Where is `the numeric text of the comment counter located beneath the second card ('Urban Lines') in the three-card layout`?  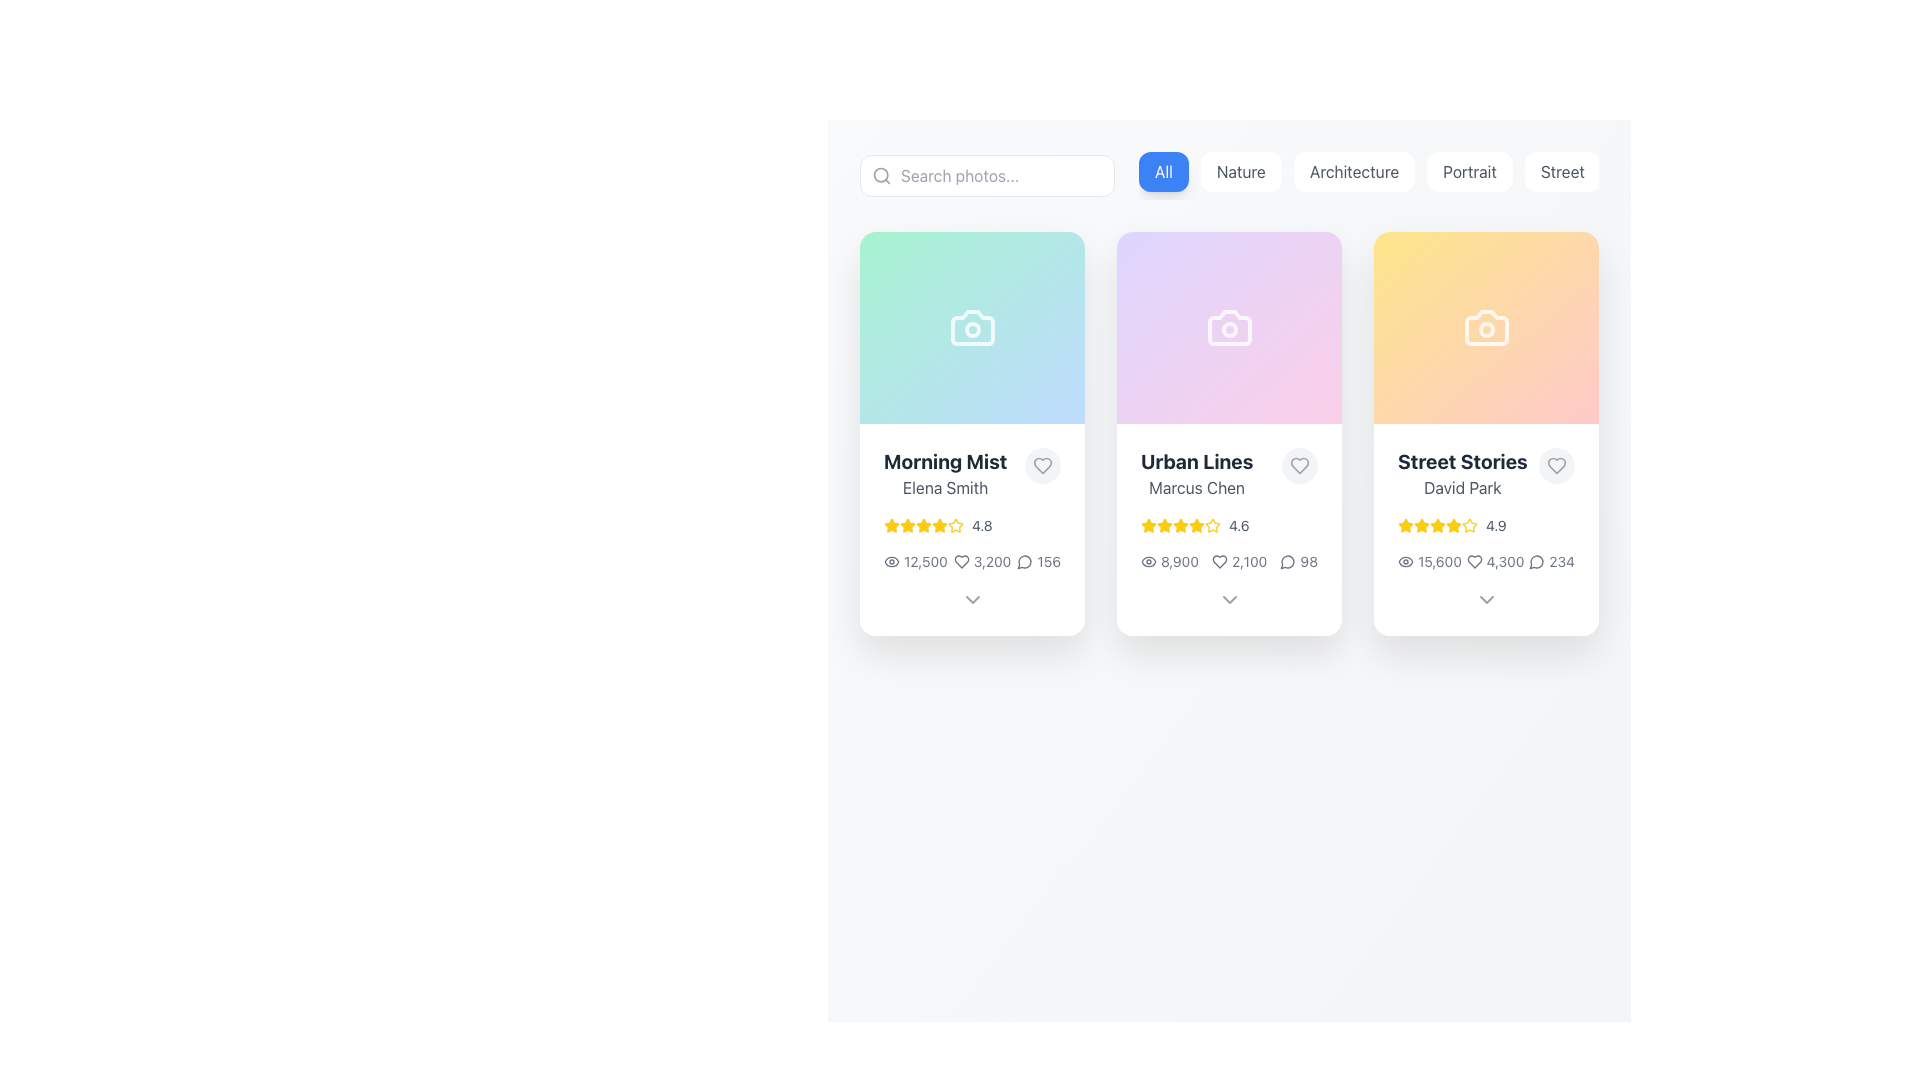 the numeric text of the comment counter located beneath the second card ('Urban Lines') in the three-card layout is located at coordinates (1299, 562).